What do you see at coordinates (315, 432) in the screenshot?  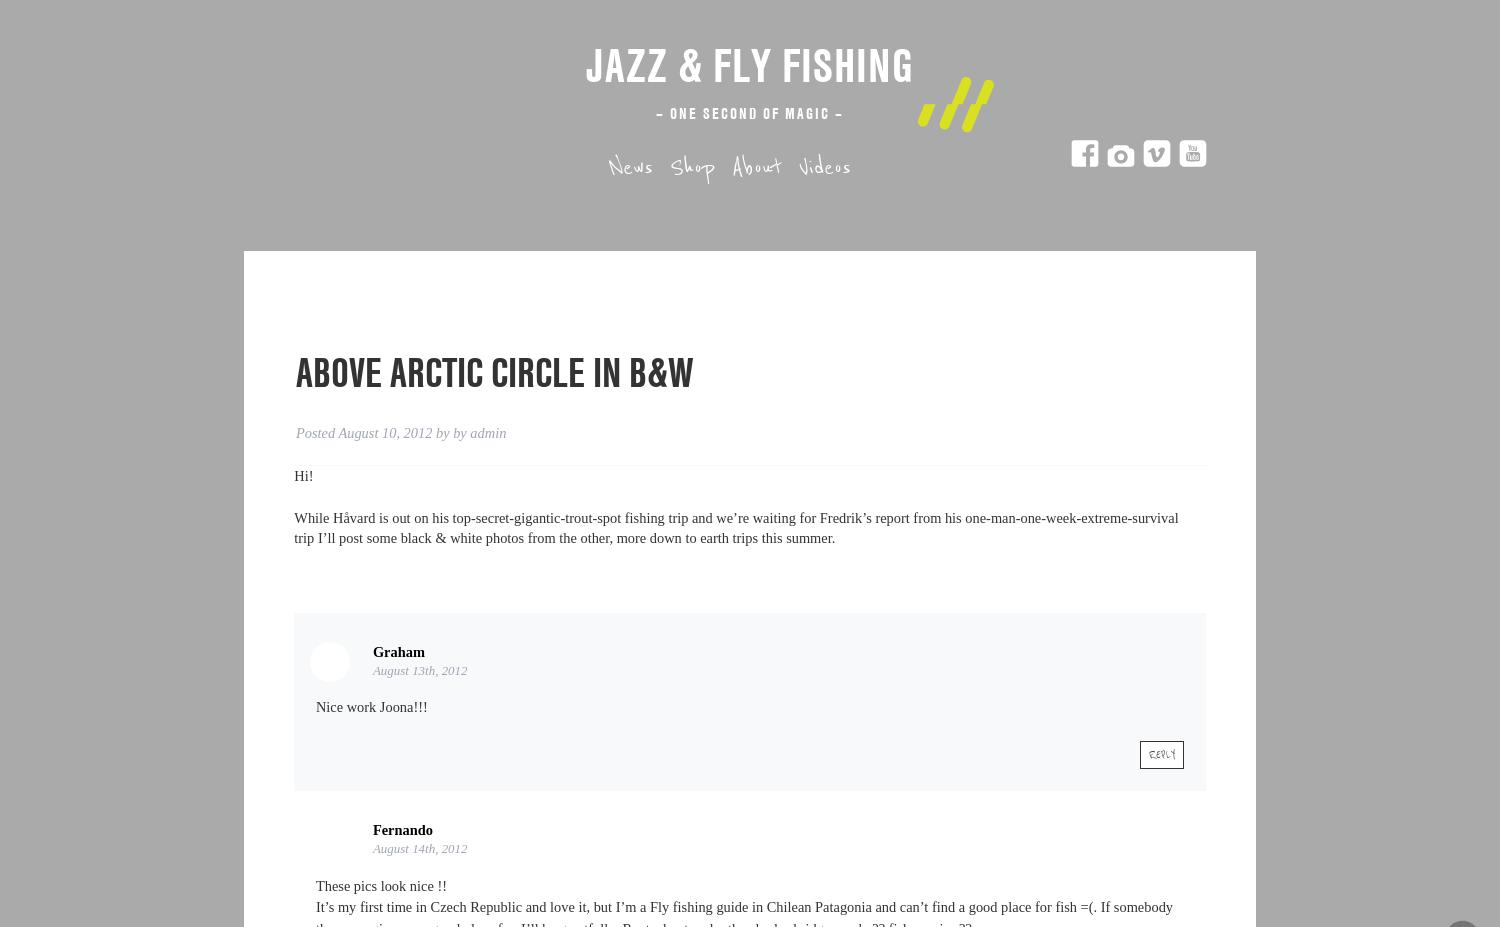 I see `'Posted'` at bounding box center [315, 432].